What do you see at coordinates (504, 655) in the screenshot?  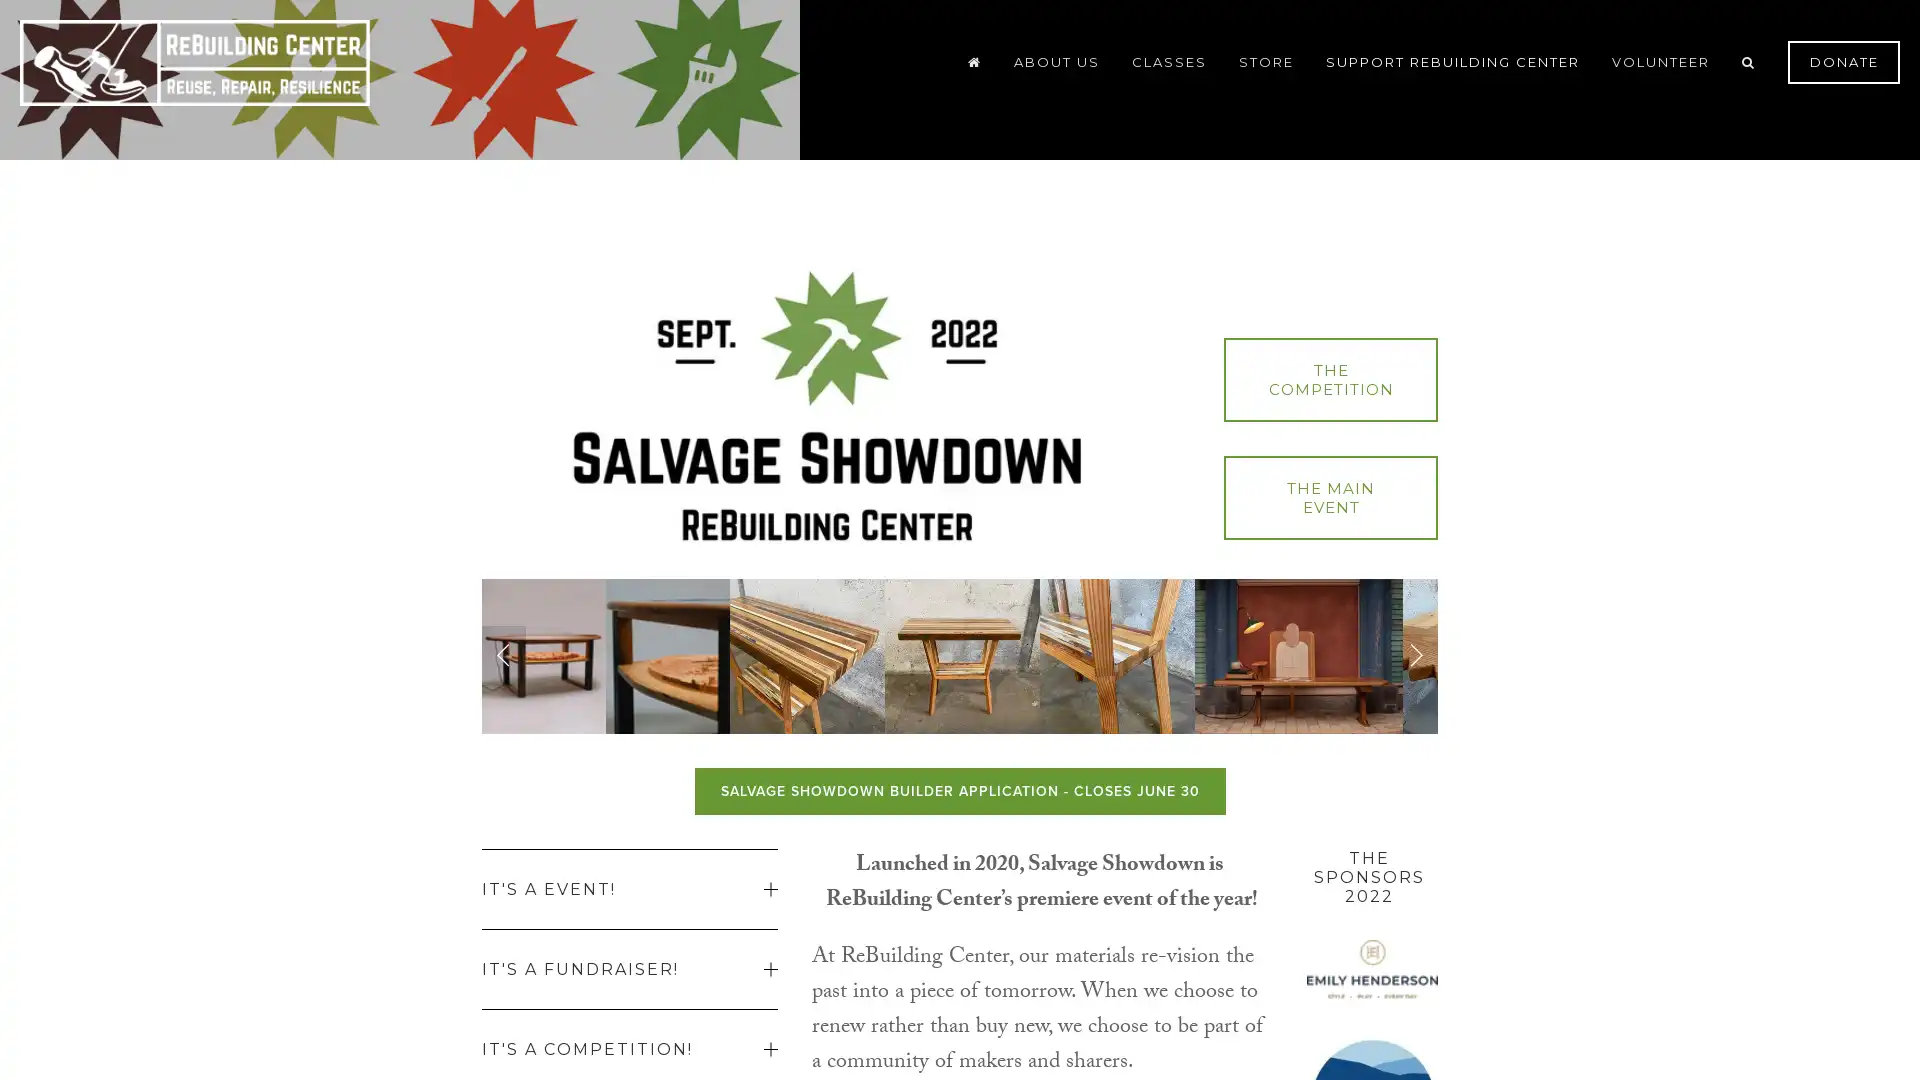 I see `Previous Slide` at bounding box center [504, 655].